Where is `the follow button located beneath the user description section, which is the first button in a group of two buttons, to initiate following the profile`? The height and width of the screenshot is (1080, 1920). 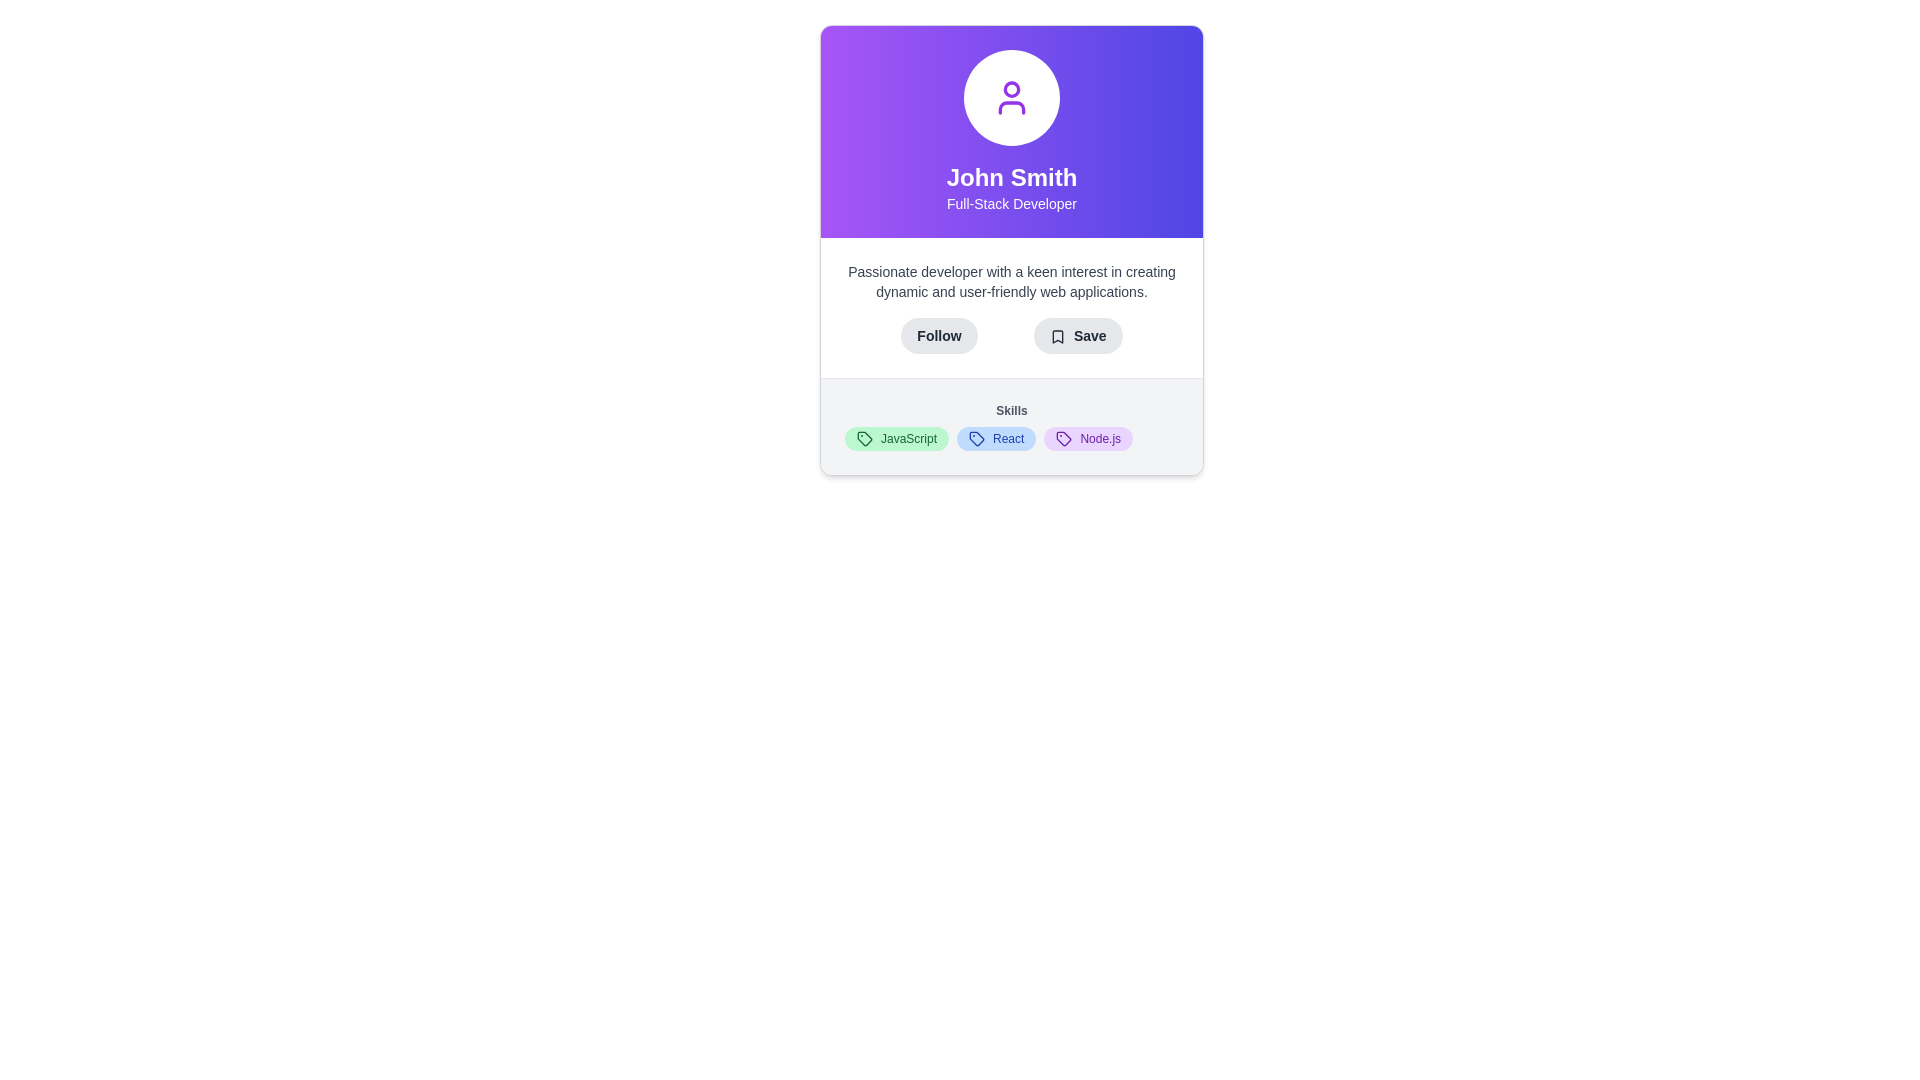
the follow button located beneath the user description section, which is the first button in a group of two buttons, to initiate following the profile is located at coordinates (938, 334).